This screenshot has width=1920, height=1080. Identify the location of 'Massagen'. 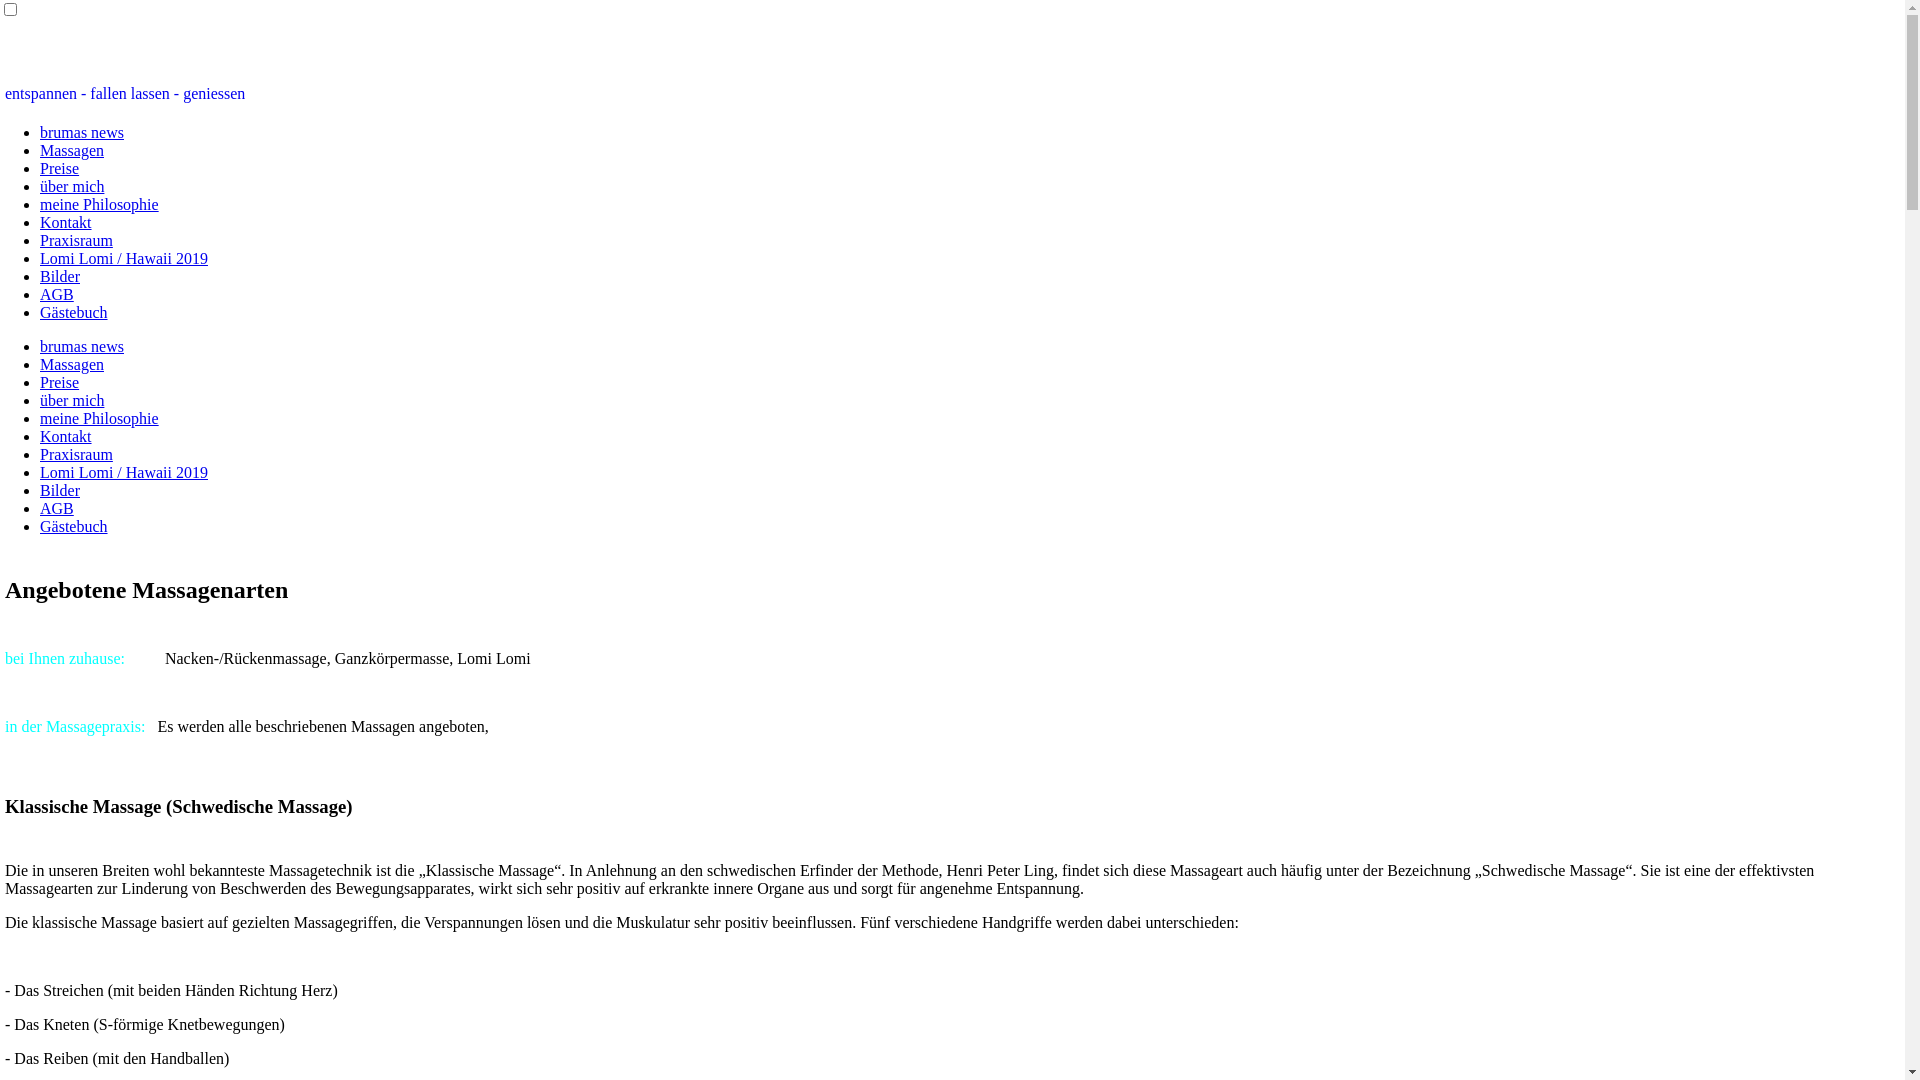
(39, 364).